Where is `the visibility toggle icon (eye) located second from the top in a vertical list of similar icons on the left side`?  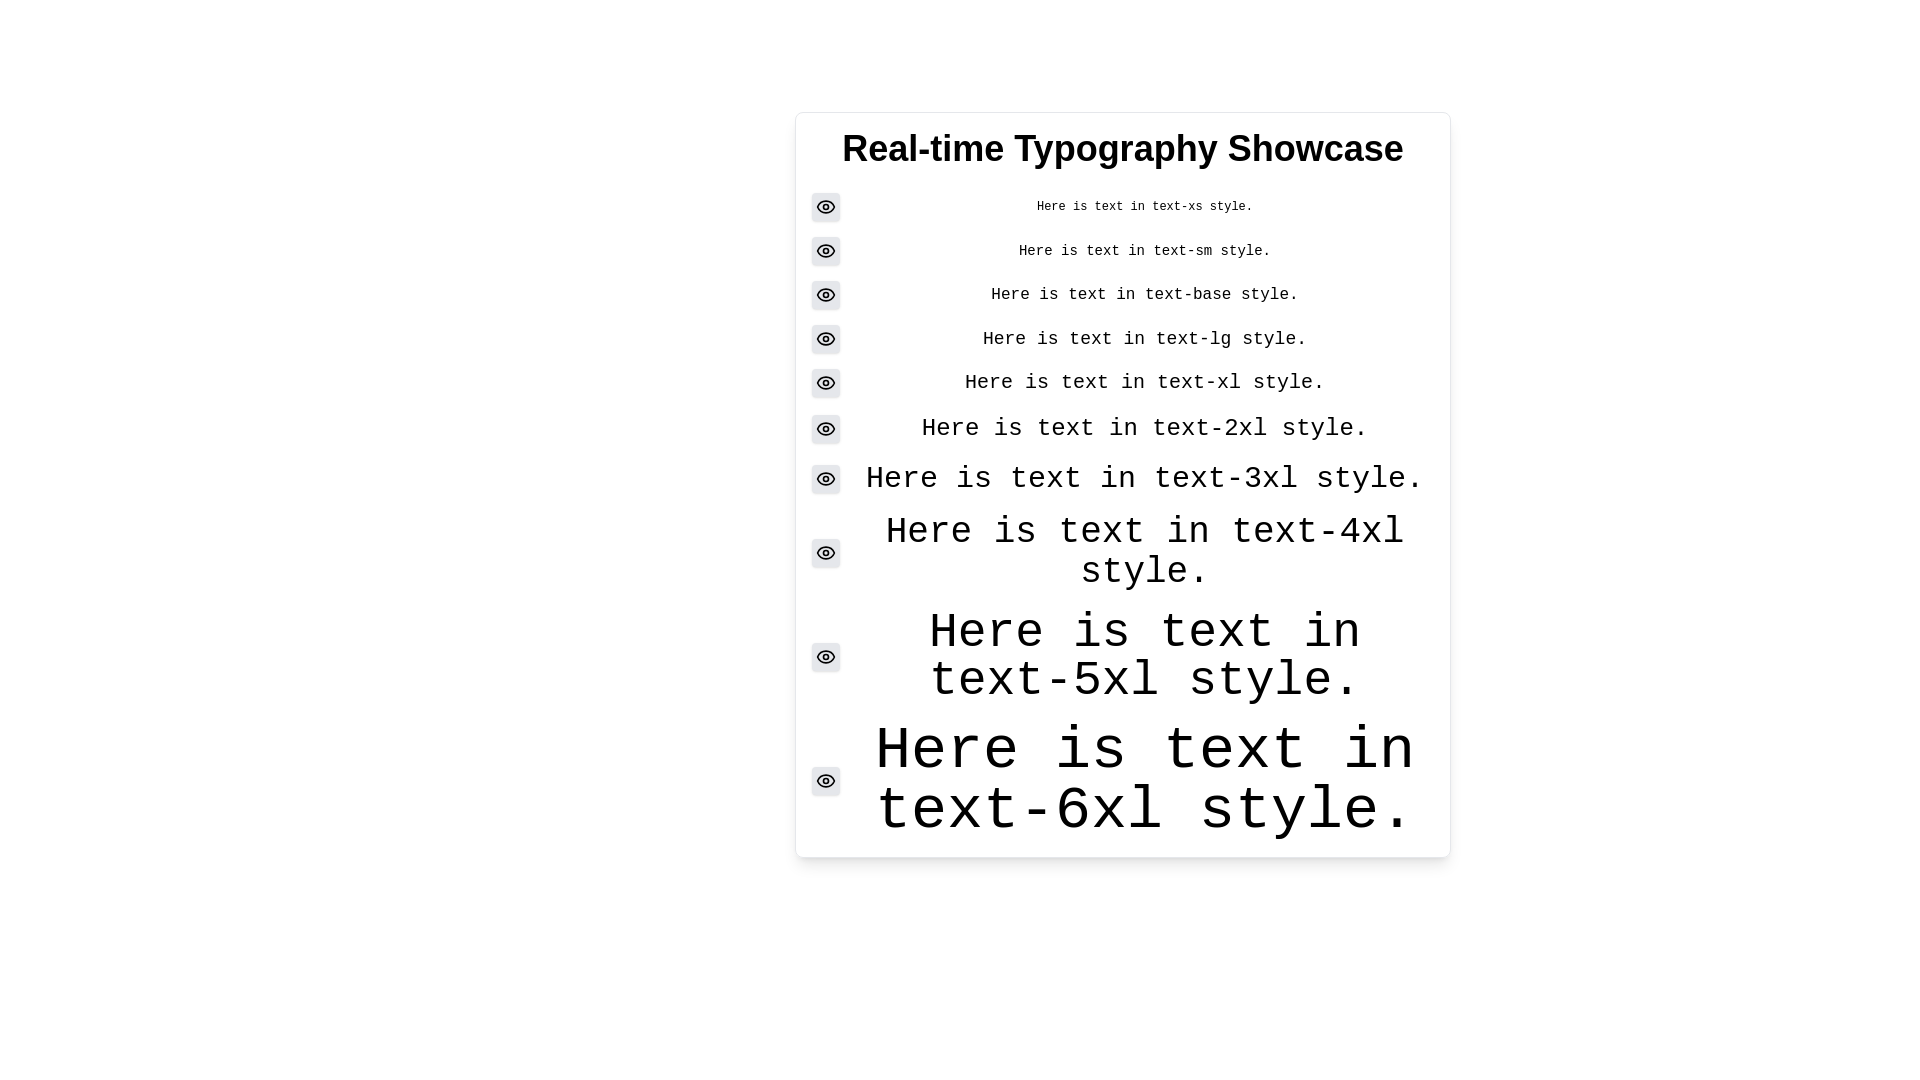 the visibility toggle icon (eye) located second from the top in a vertical list of similar icons on the left side is located at coordinates (825, 249).